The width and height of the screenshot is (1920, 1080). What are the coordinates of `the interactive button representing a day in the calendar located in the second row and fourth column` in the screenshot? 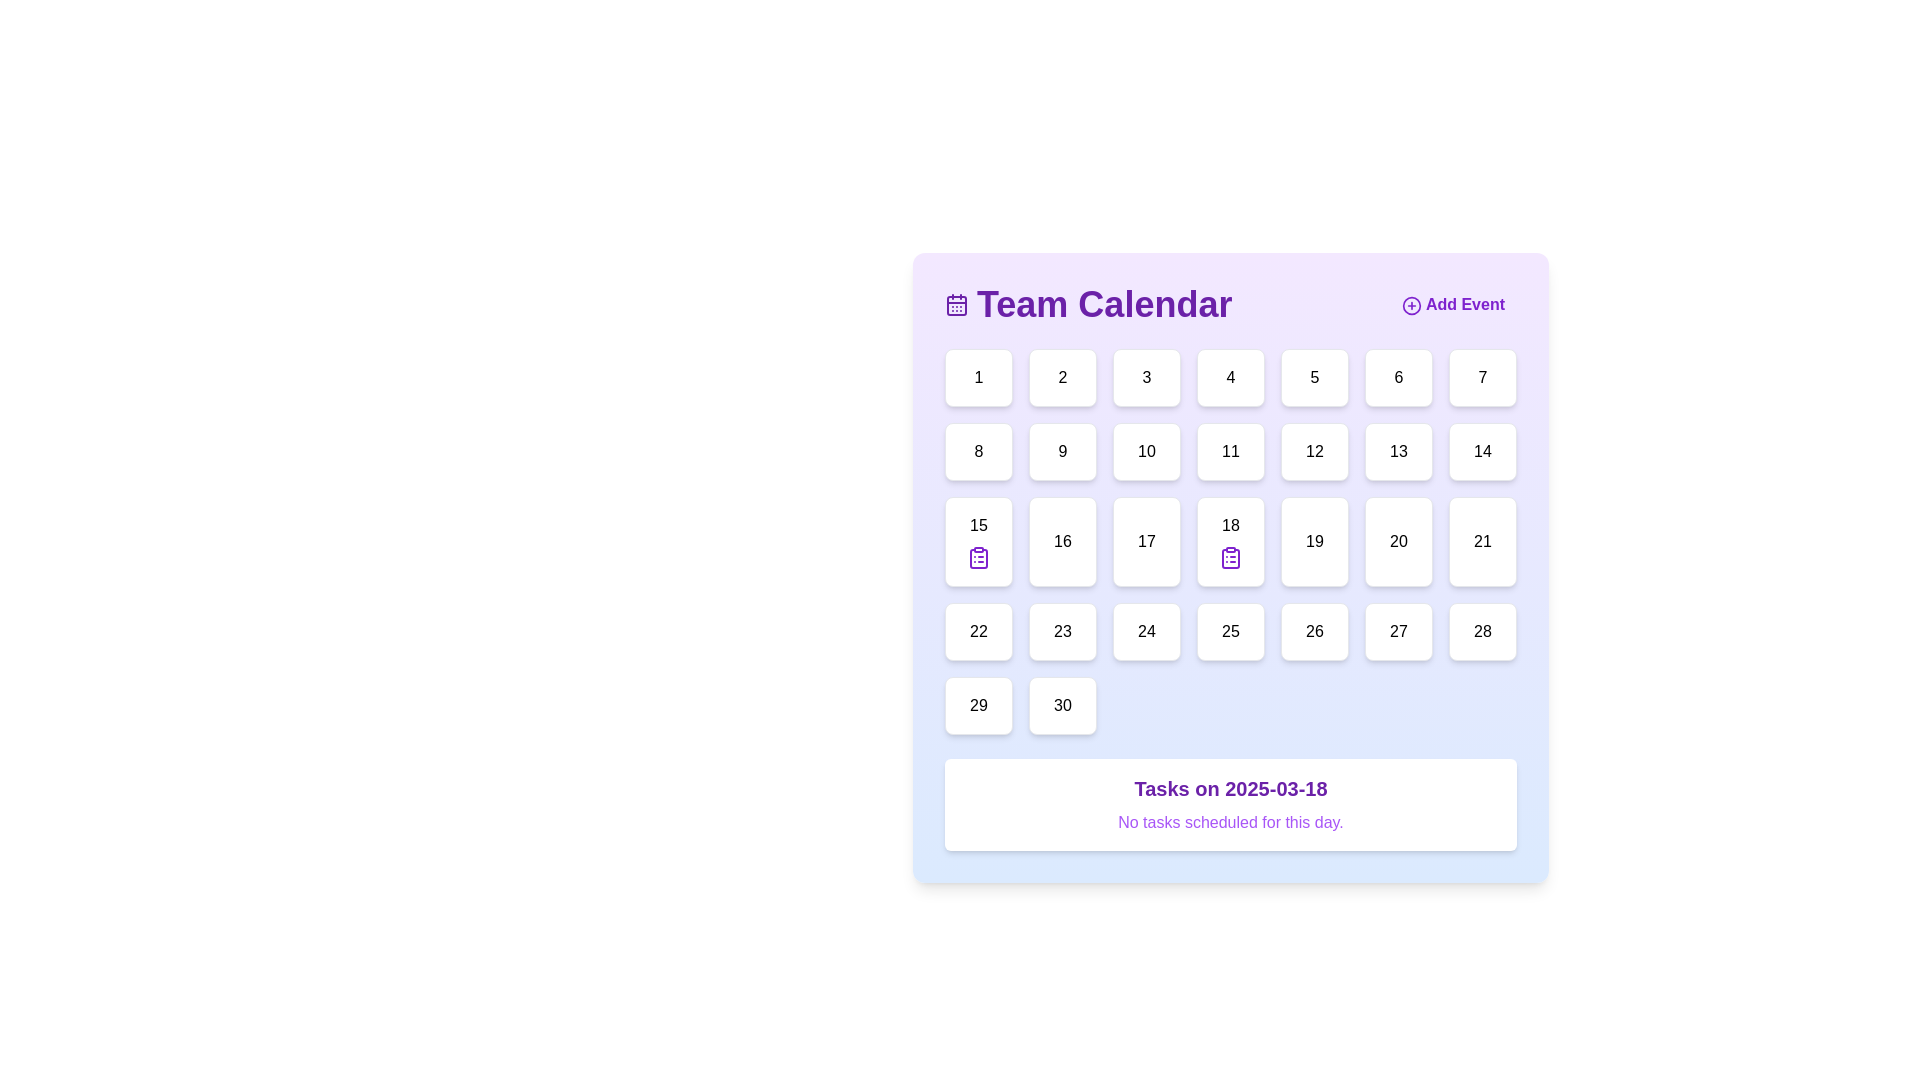 It's located at (1229, 451).